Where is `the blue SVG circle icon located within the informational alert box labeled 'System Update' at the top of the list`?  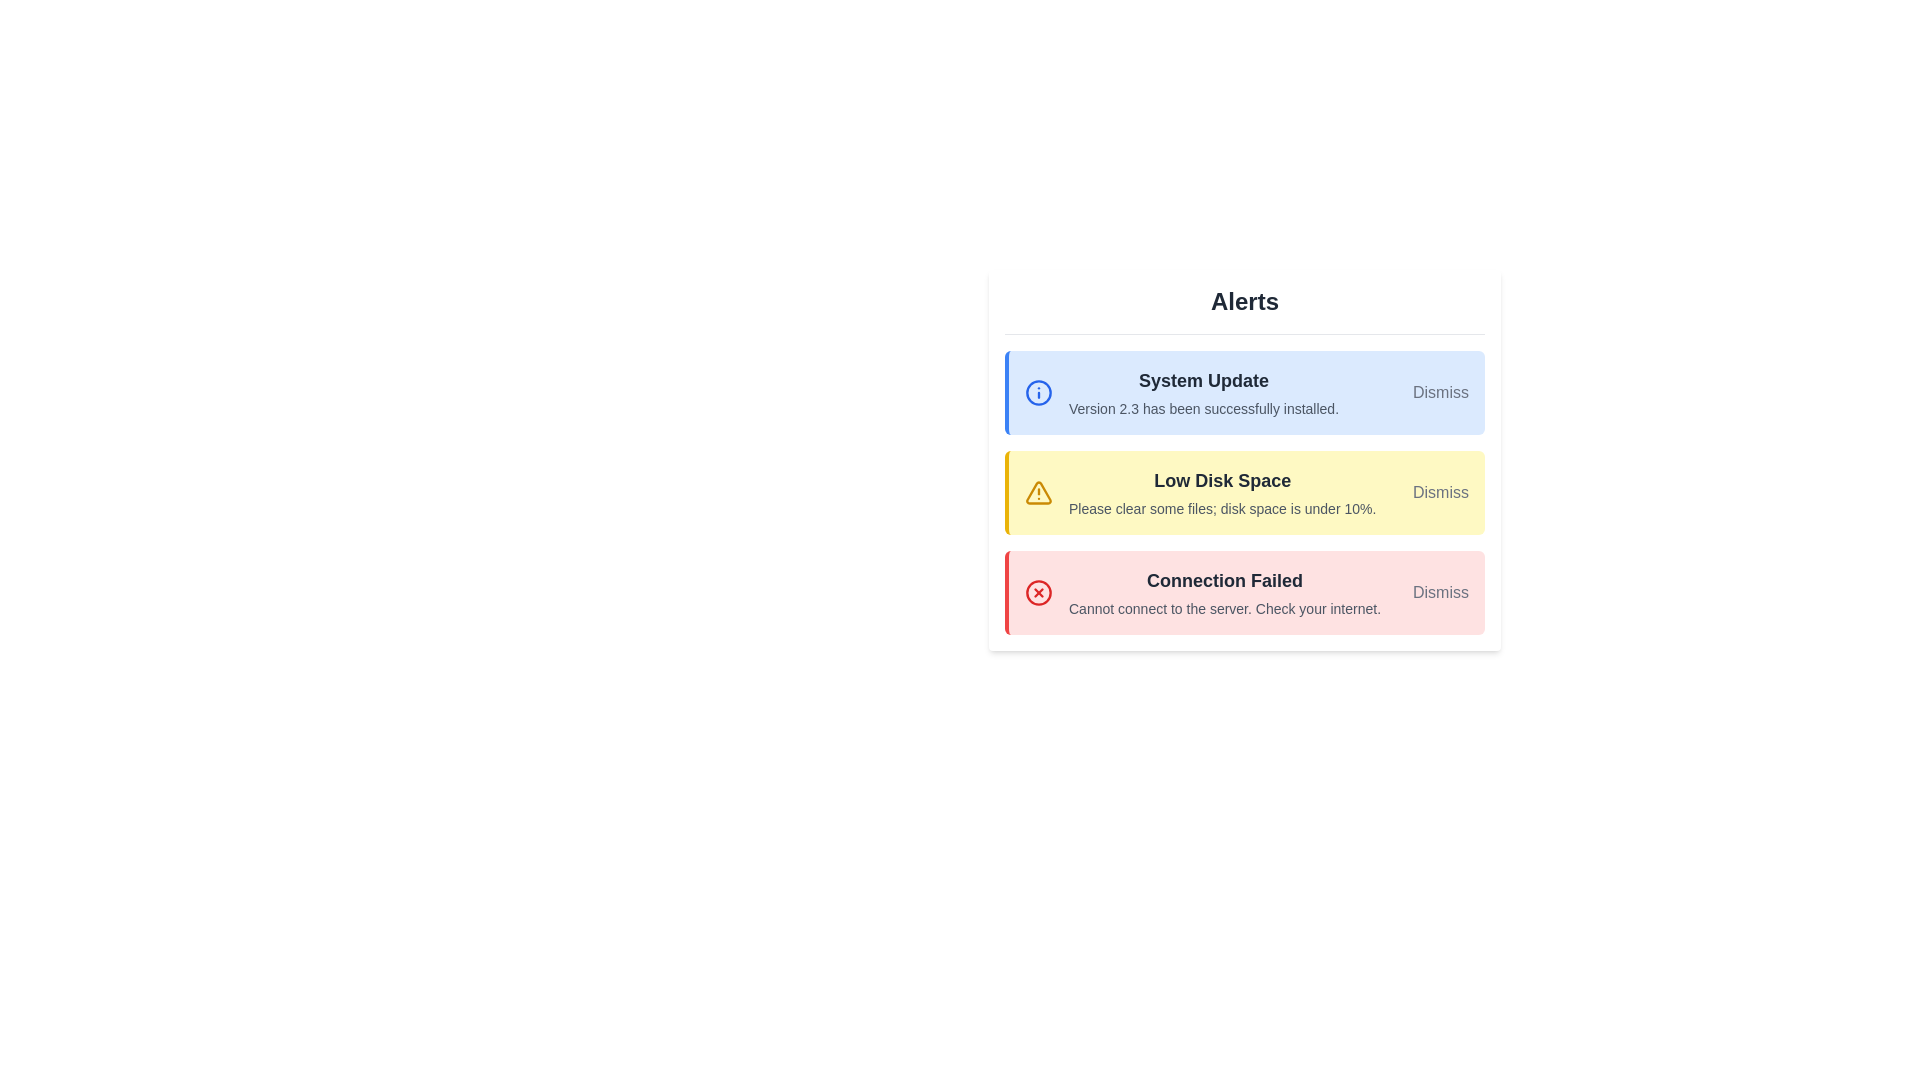
the blue SVG circle icon located within the informational alert box labeled 'System Update' at the top of the list is located at coordinates (1038, 393).